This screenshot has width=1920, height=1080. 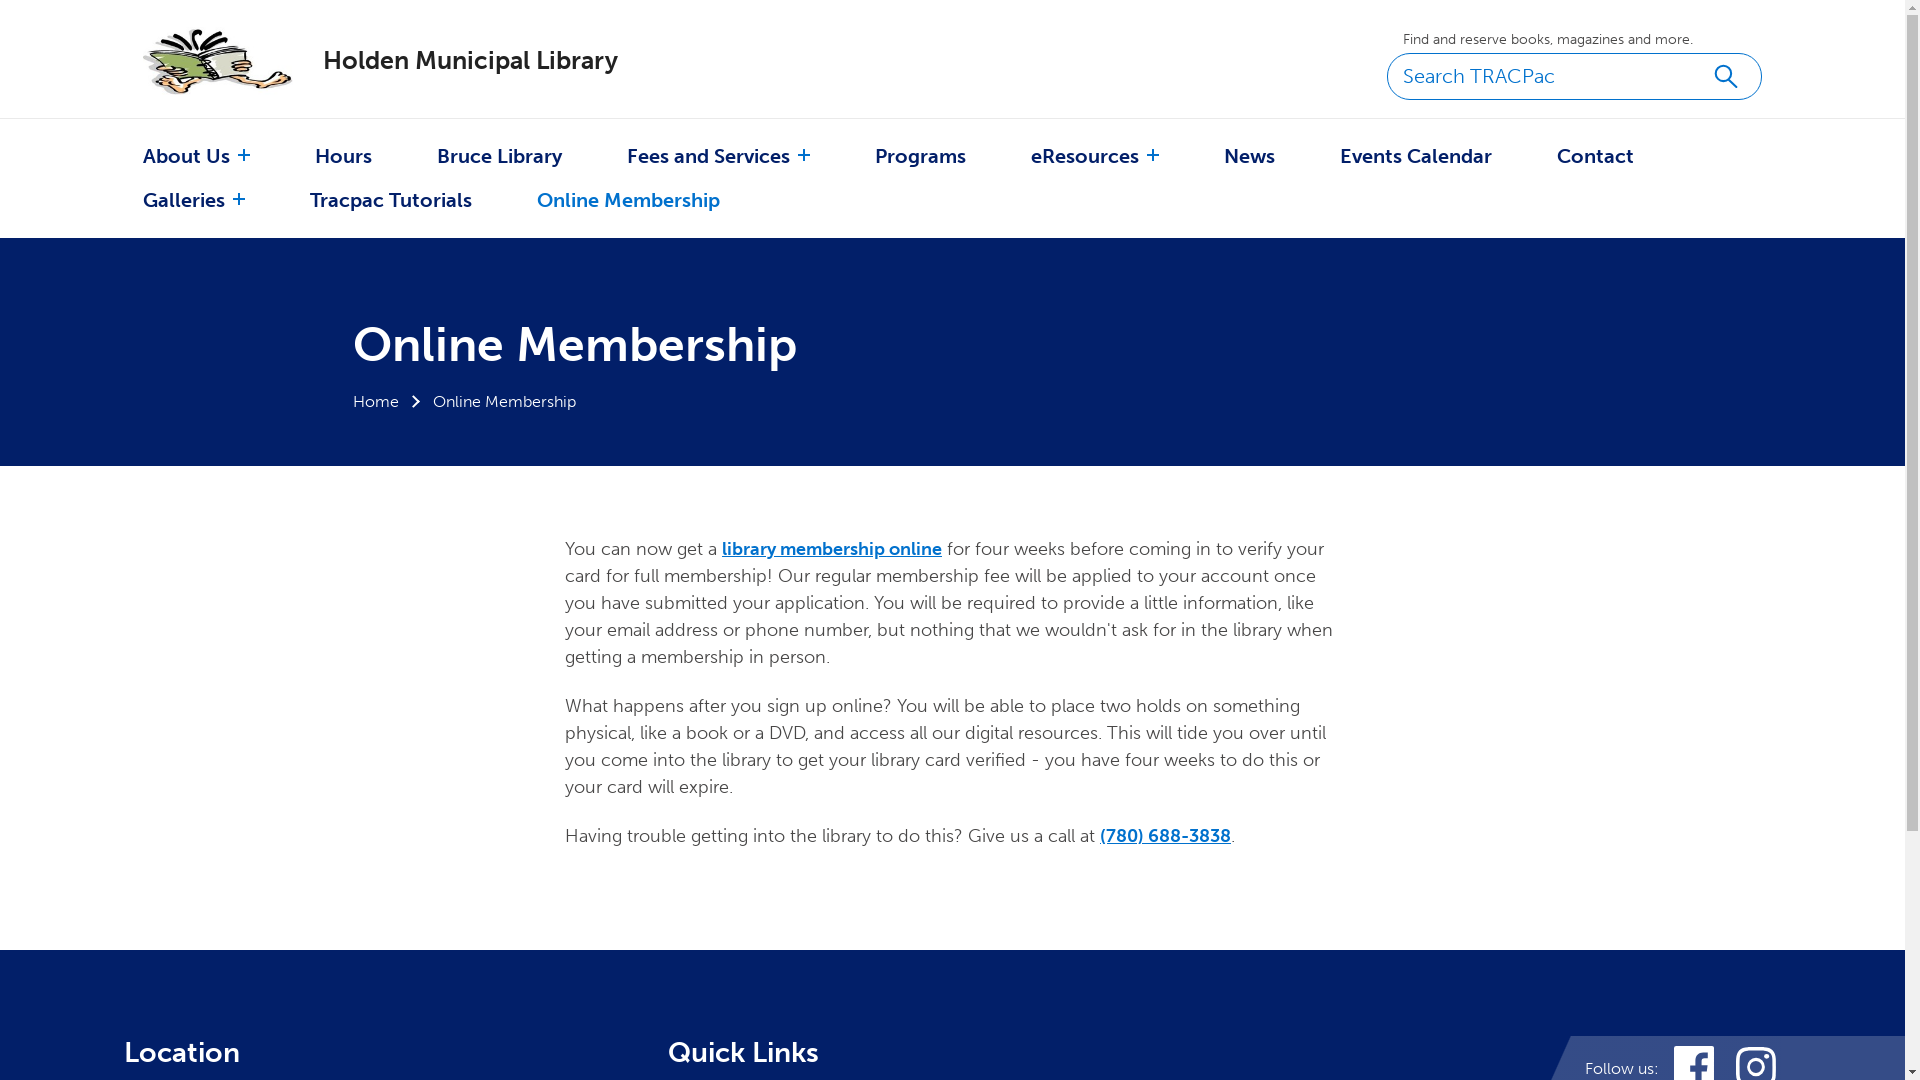 What do you see at coordinates (374, 401) in the screenshot?
I see `'Home'` at bounding box center [374, 401].